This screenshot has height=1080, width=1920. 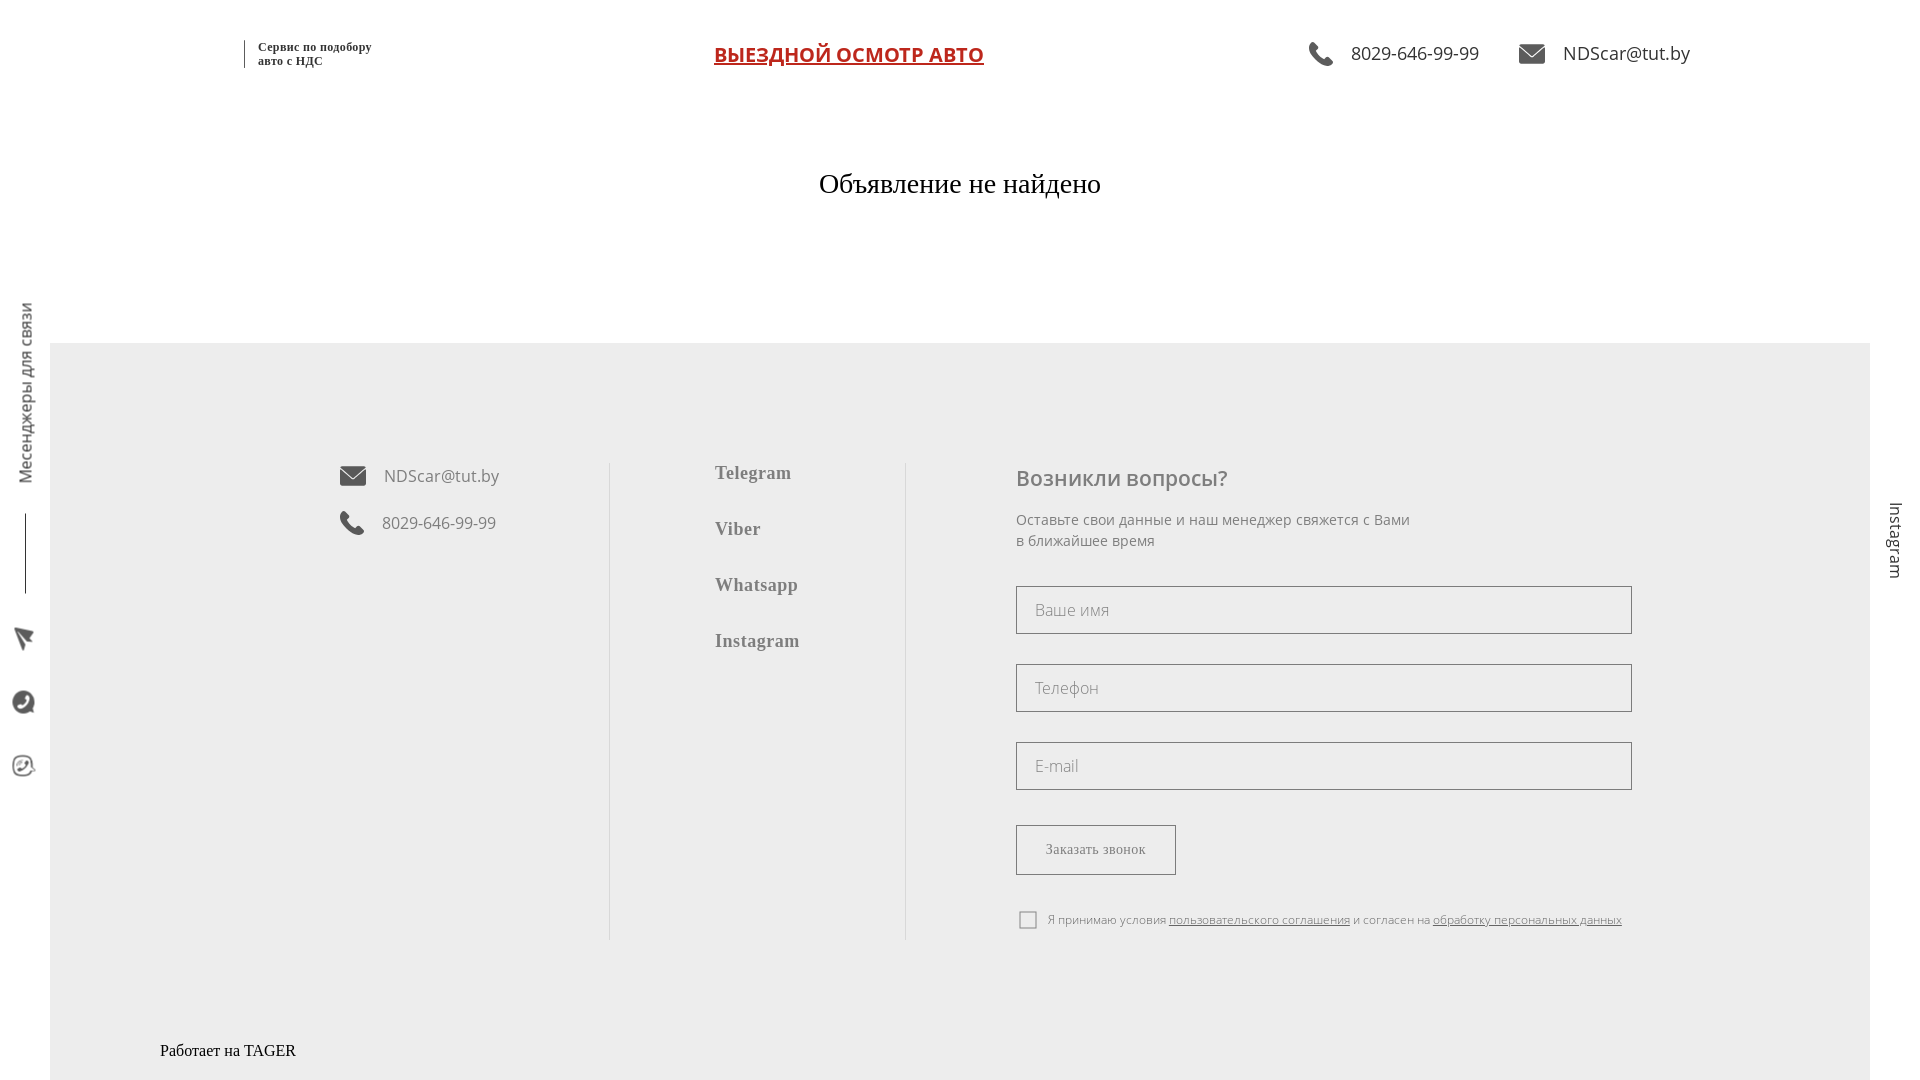 I want to click on 'NDScar@tut.by', so click(x=418, y=475).